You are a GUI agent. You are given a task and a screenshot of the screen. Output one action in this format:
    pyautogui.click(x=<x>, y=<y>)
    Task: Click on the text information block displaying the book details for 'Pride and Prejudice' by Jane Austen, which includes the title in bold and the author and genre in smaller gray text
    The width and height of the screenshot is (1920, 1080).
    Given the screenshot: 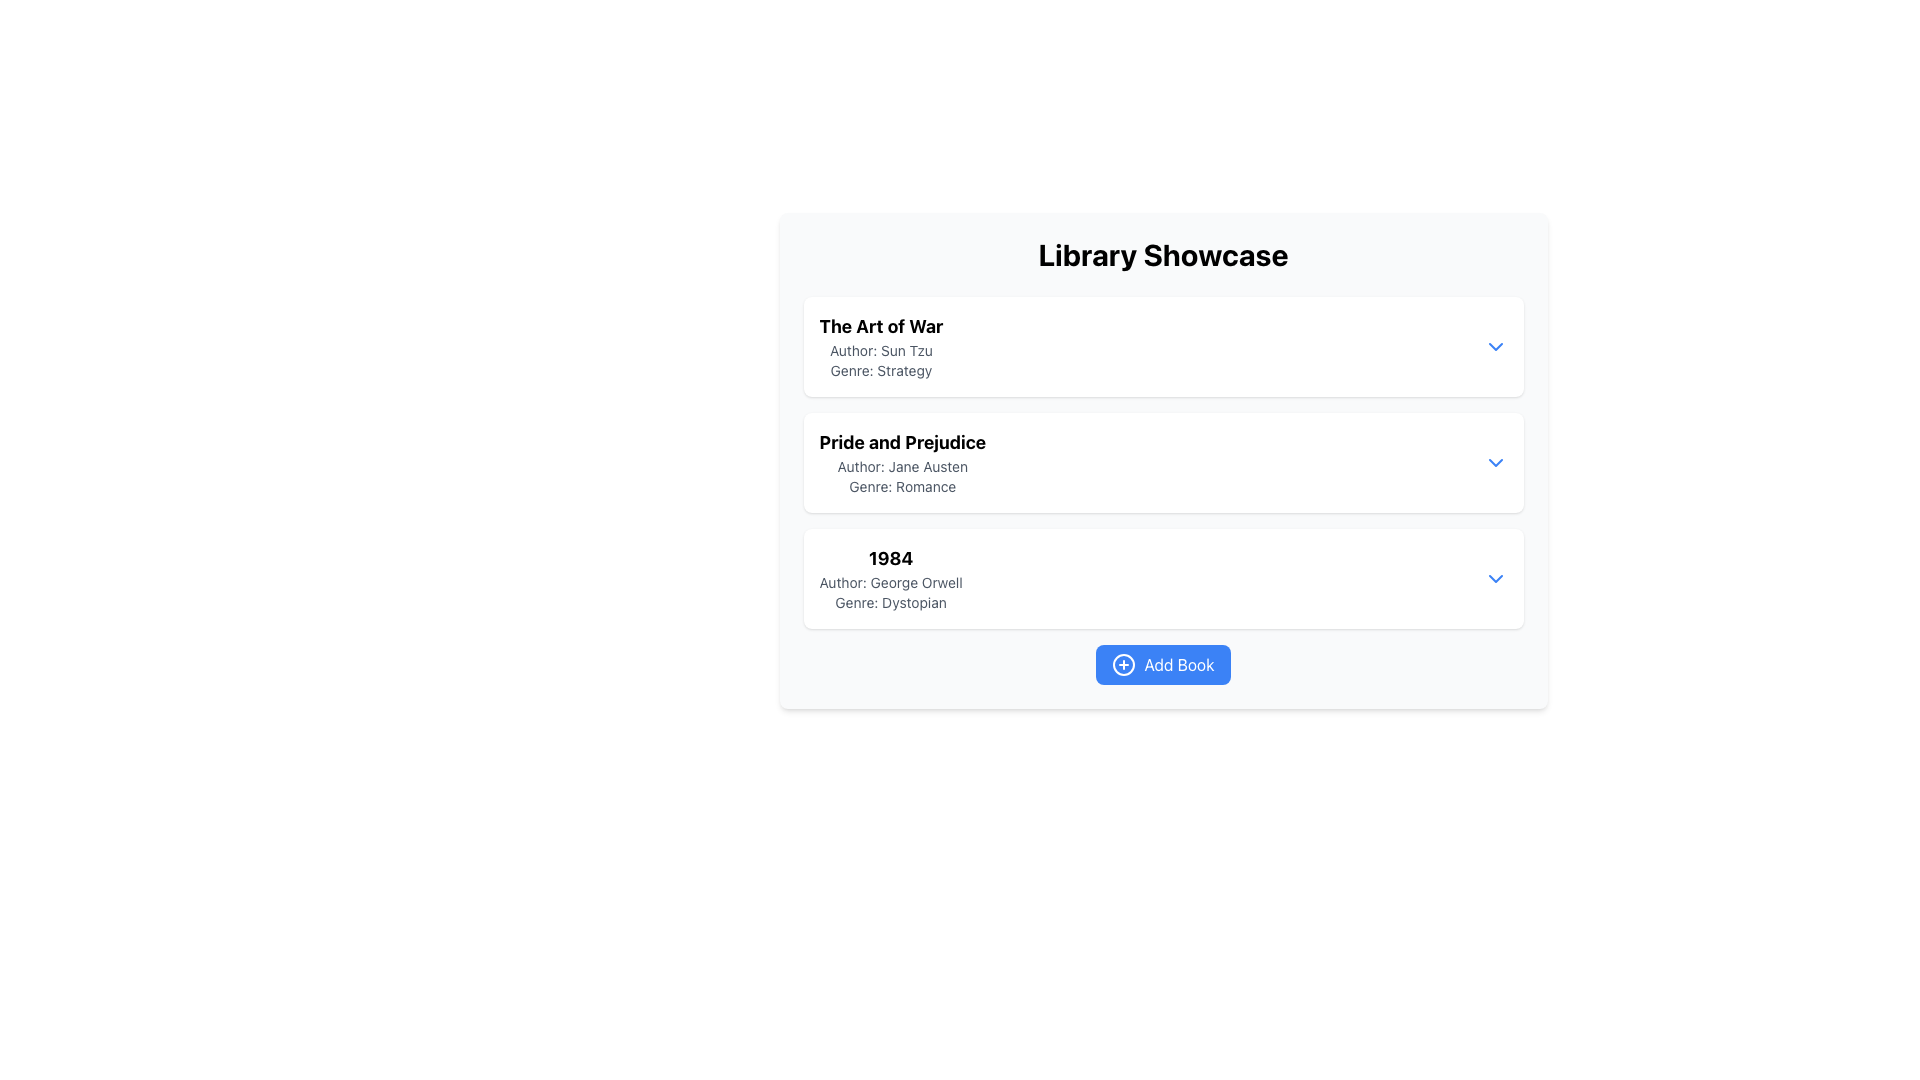 What is the action you would take?
    pyautogui.click(x=901, y=462)
    